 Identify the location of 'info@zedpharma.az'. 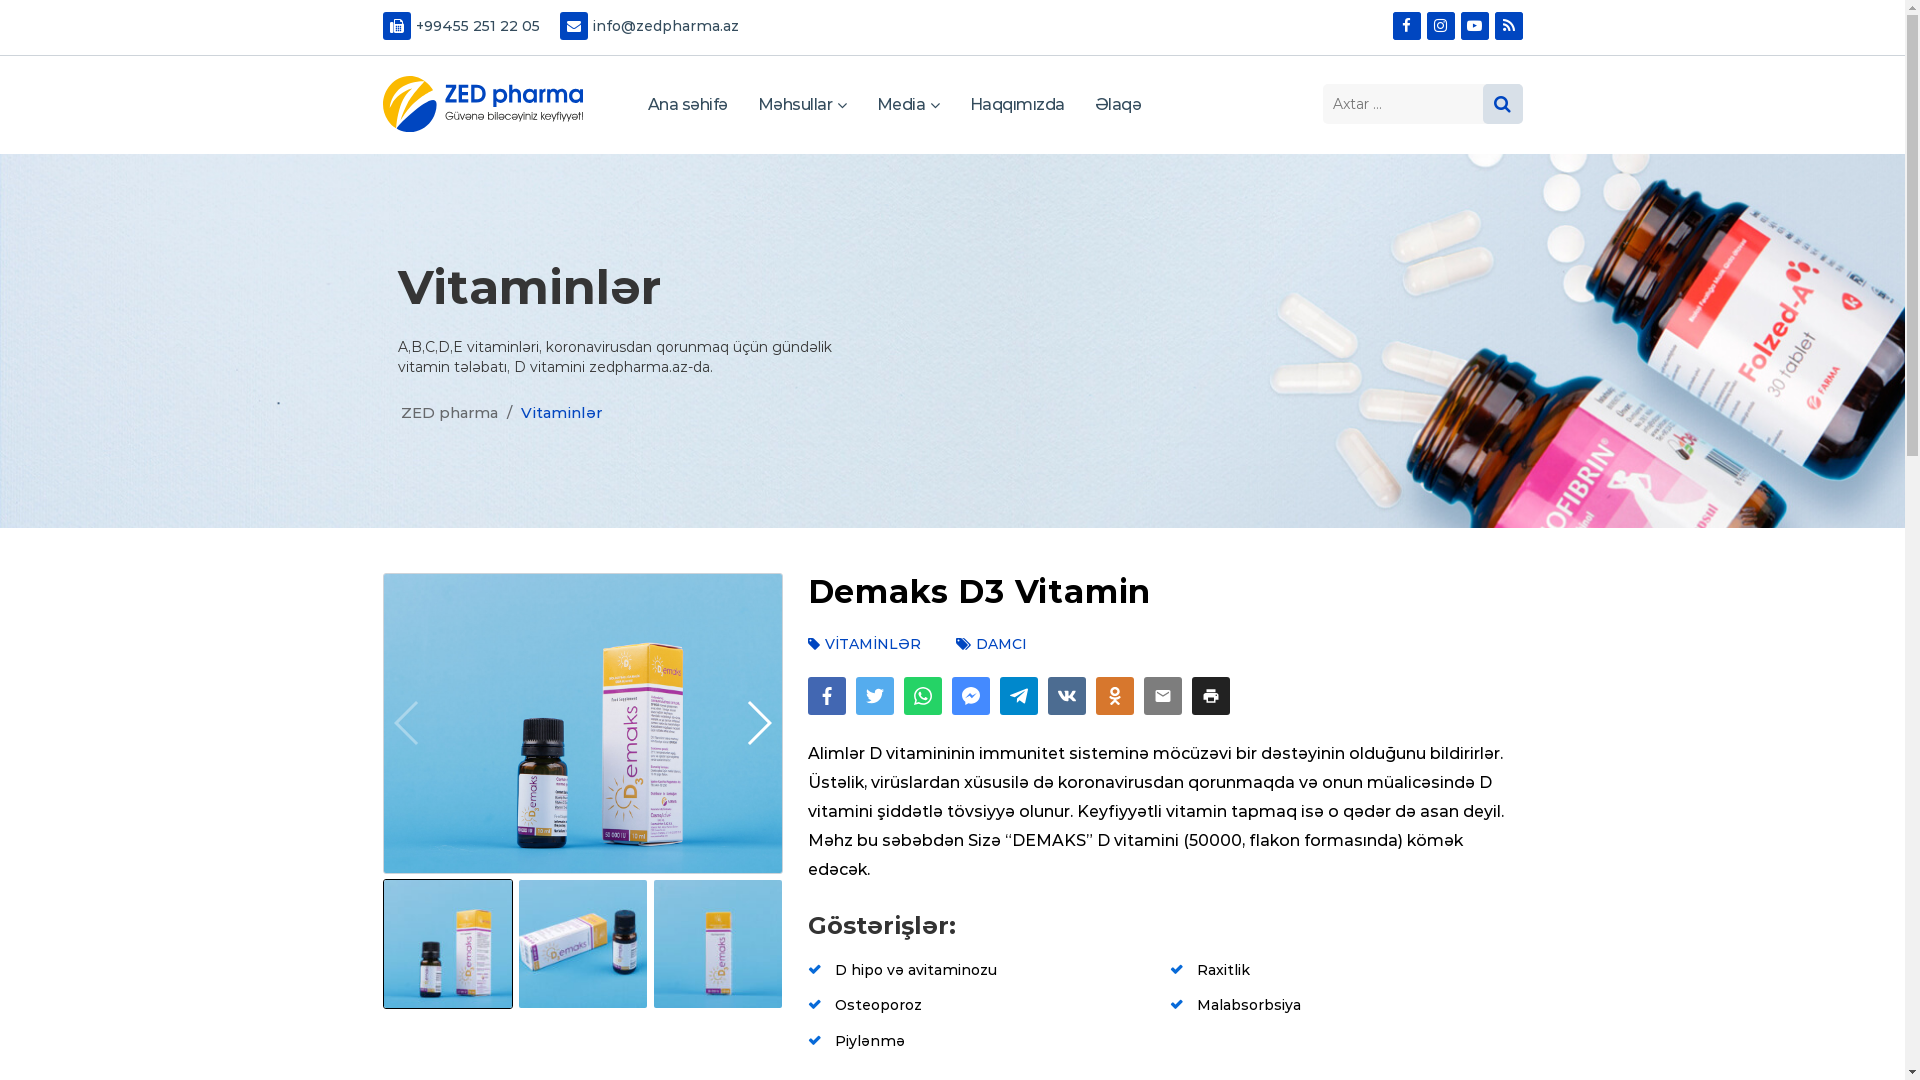
(649, 27).